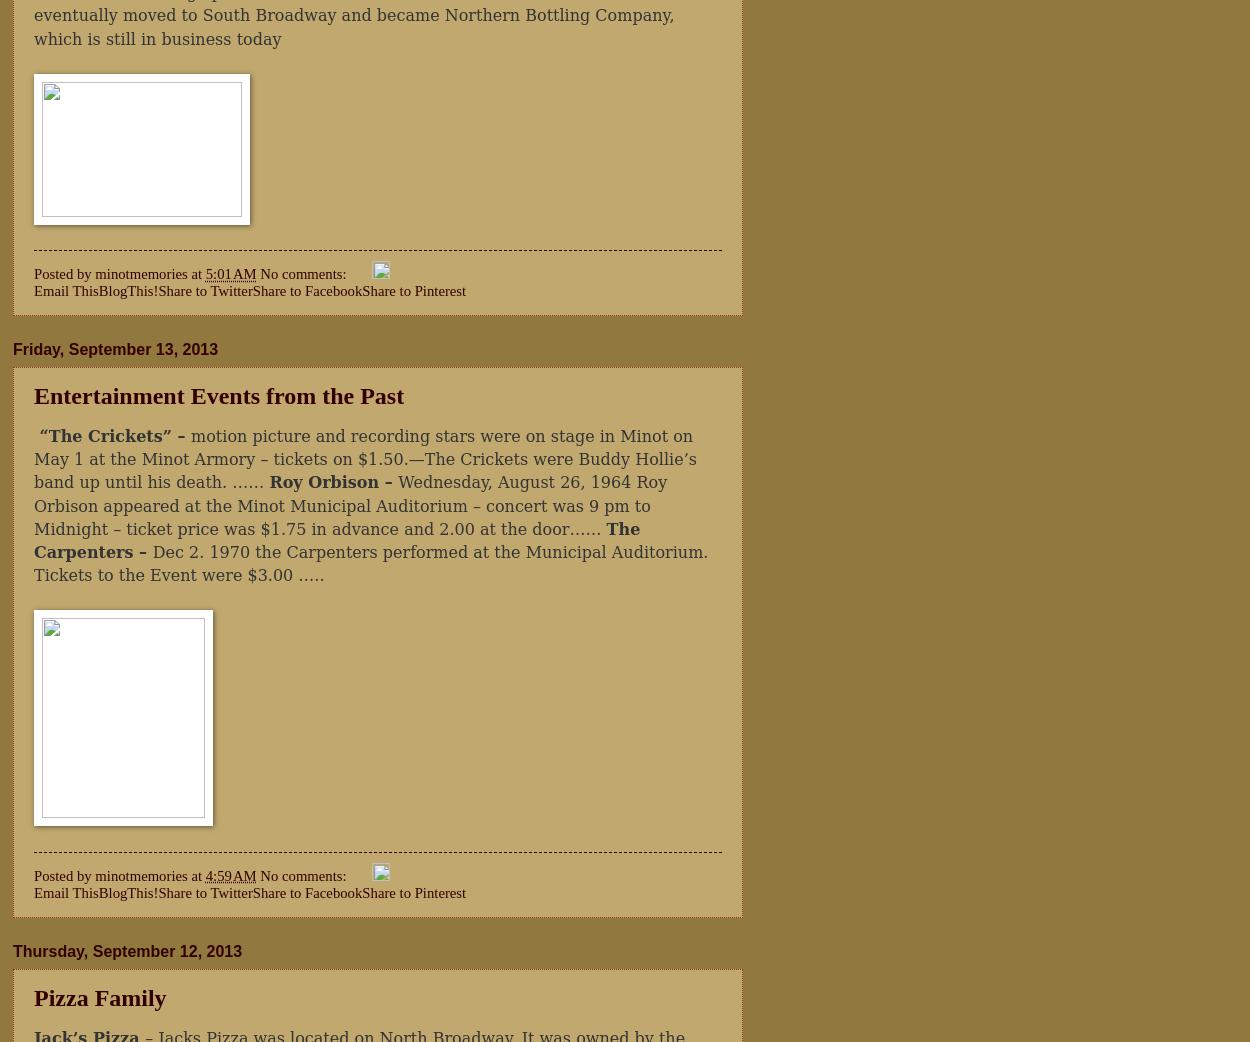 The height and width of the screenshot is (1042, 1250). Describe the element at coordinates (218, 394) in the screenshot. I see `'Entertainment Events from the Past'` at that location.